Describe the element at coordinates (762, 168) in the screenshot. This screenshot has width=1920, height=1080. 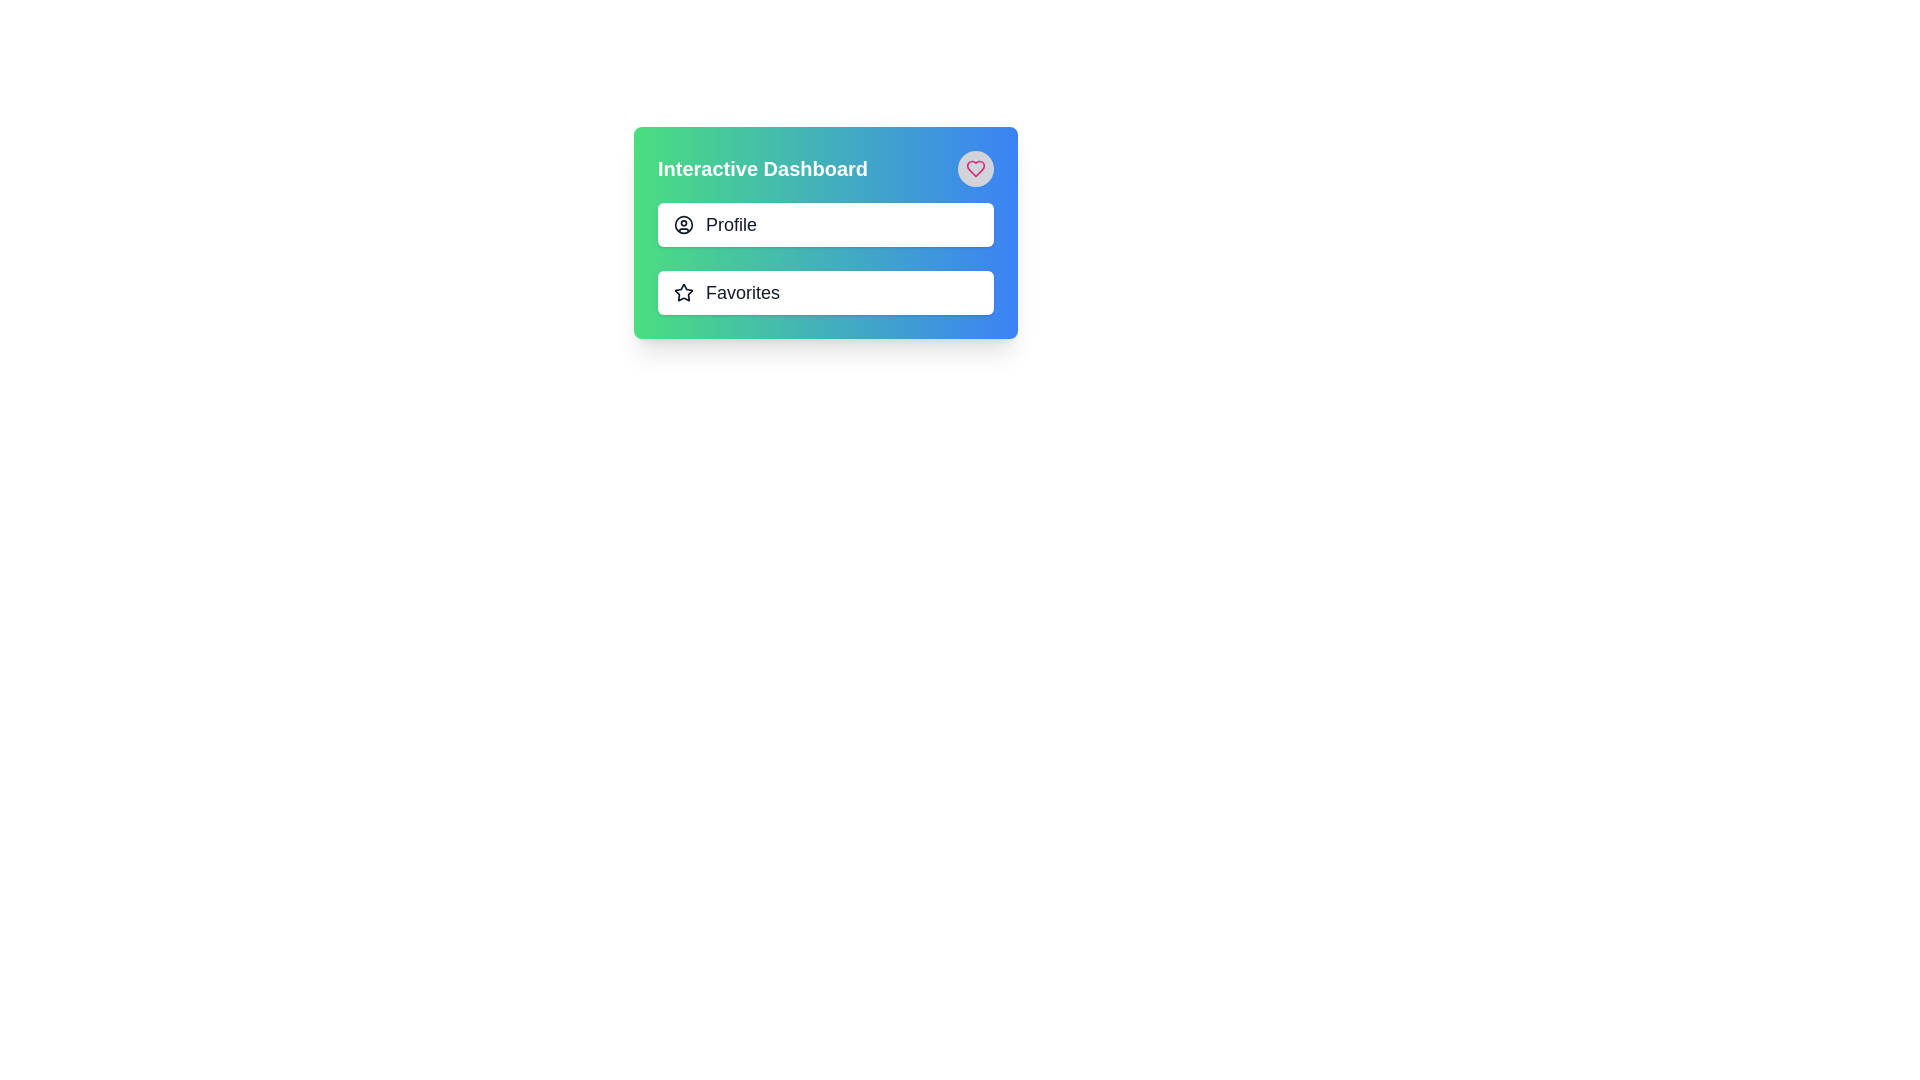
I see `the 'Interactive Dashboard' text label, which serves as the heading for the section` at that location.